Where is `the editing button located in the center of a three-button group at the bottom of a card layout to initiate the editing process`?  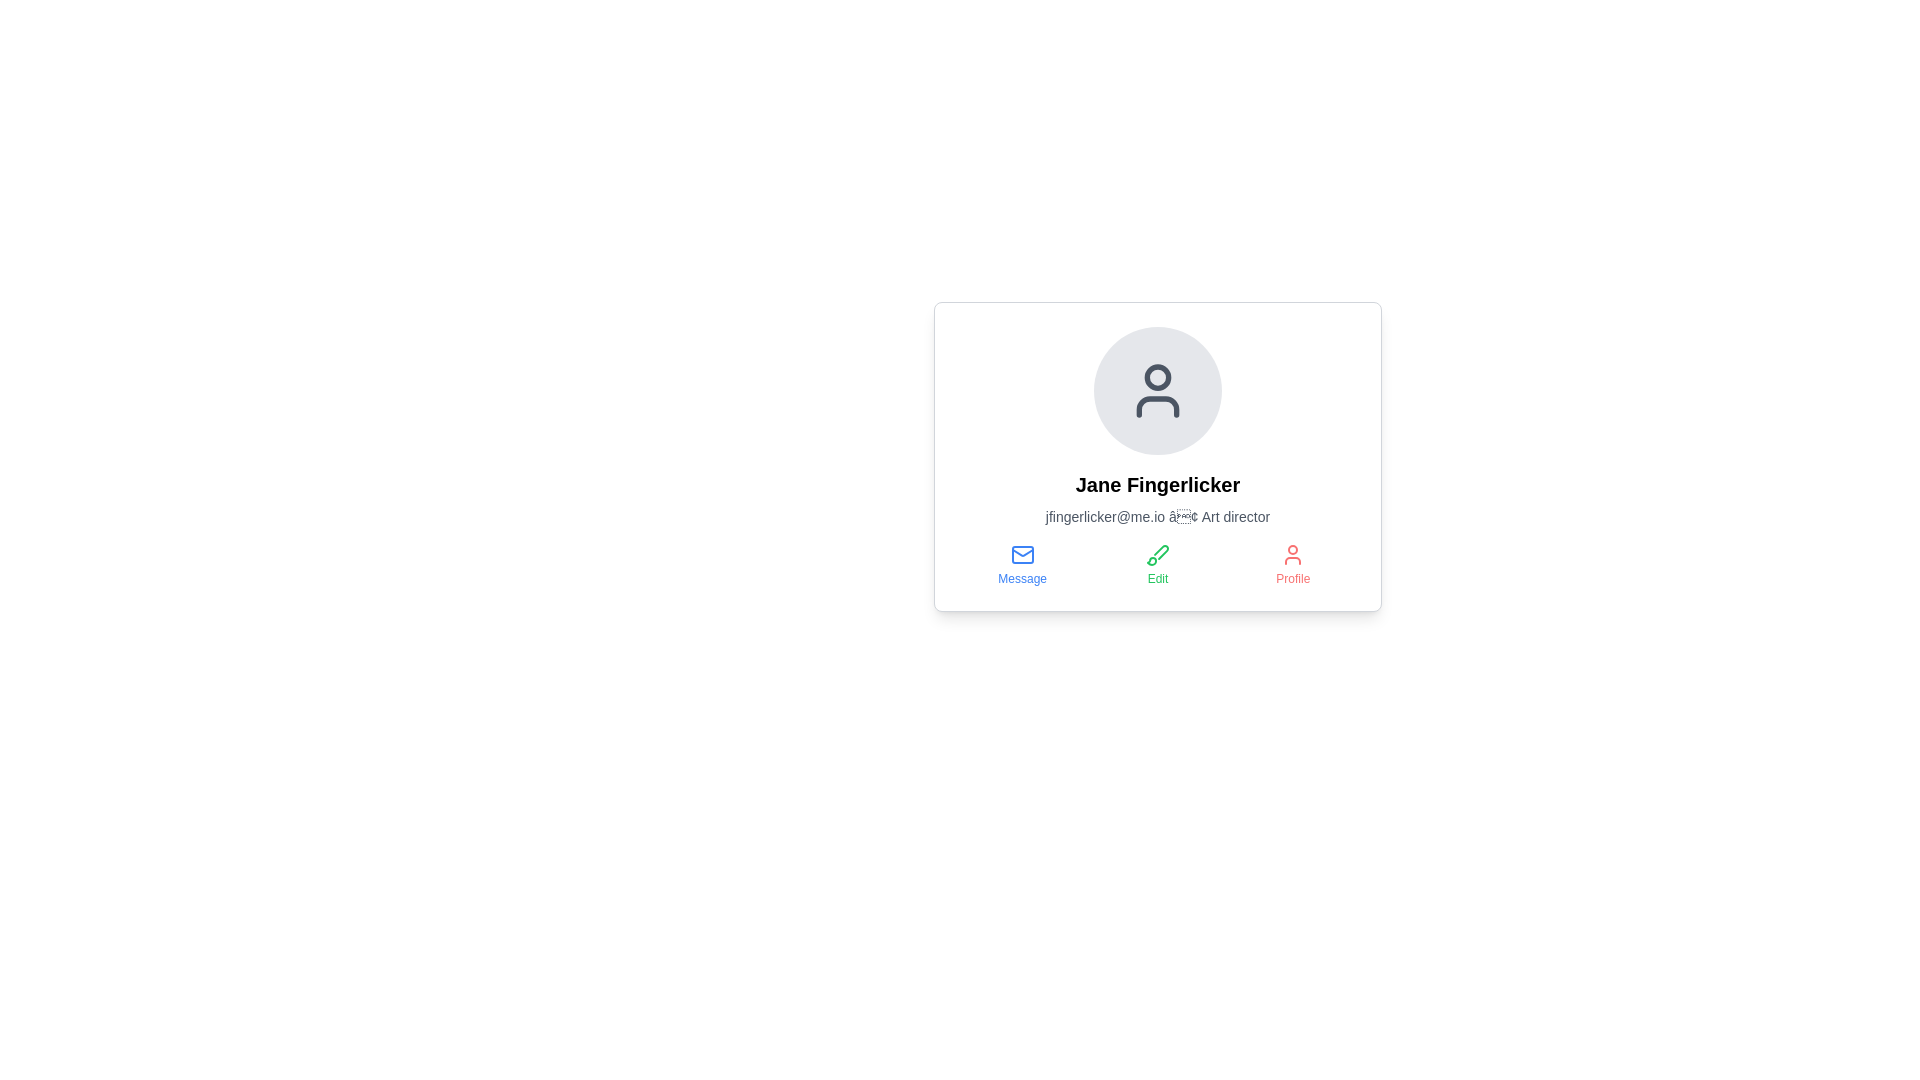
the editing button located in the center of a three-button group at the bottom of a card layout to initiate the editing process is located at coordinates (1157, 564).